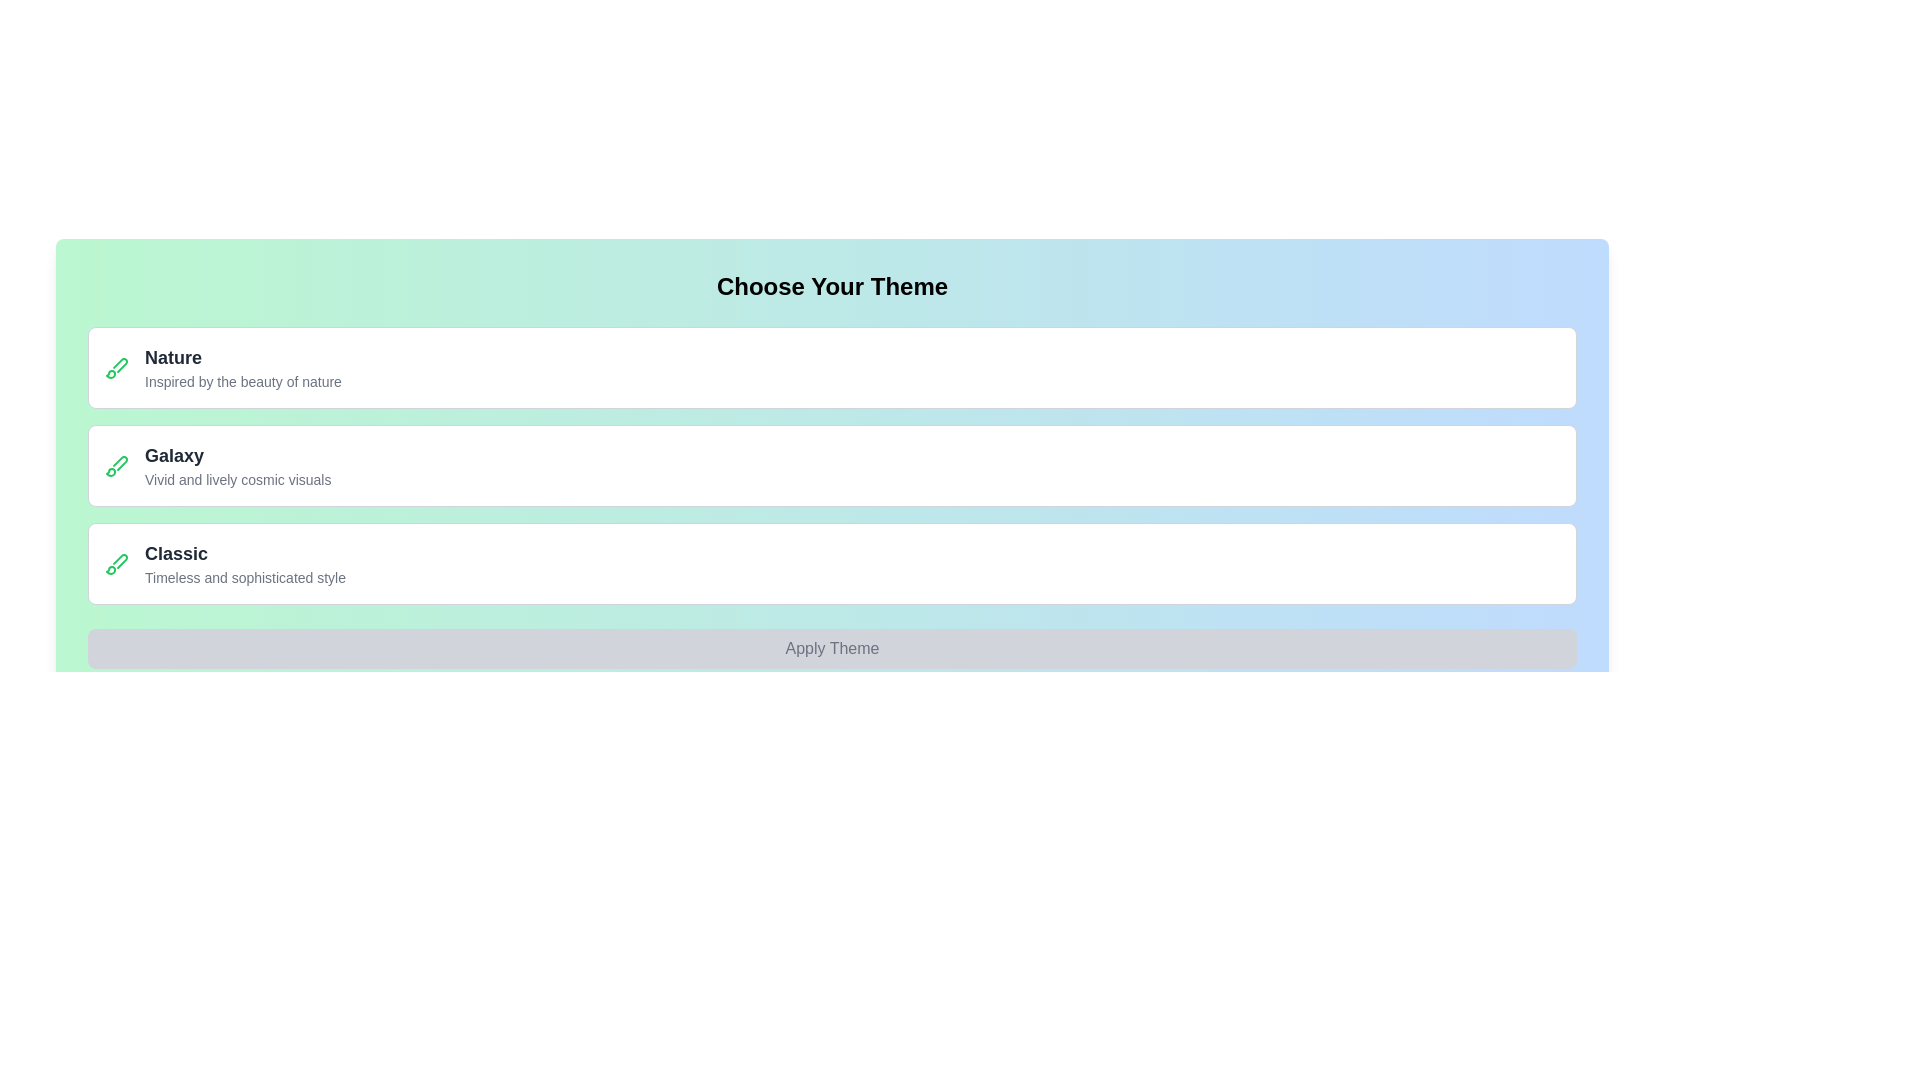  I want to click on the second card in the vertical stack that allows users to select the 'Galaxy' theme, so click(832, 466).